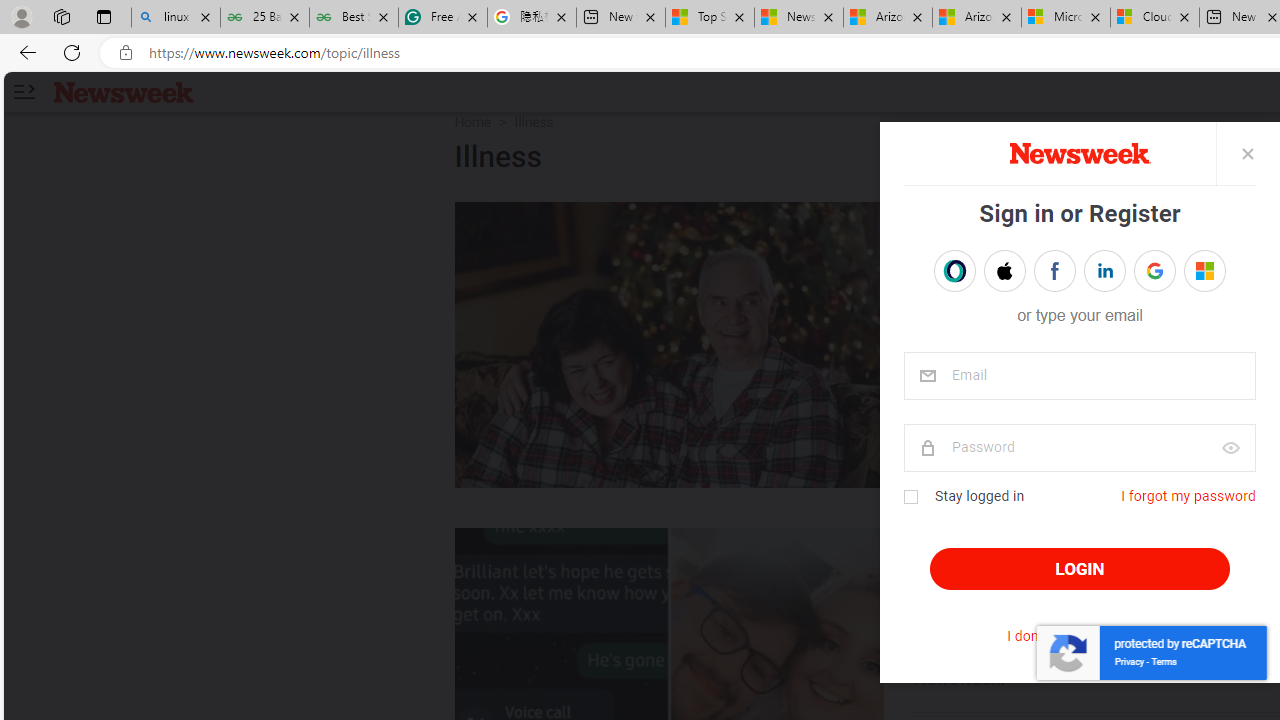  I want to click on 'Newsweek logo', so click(123, 91).